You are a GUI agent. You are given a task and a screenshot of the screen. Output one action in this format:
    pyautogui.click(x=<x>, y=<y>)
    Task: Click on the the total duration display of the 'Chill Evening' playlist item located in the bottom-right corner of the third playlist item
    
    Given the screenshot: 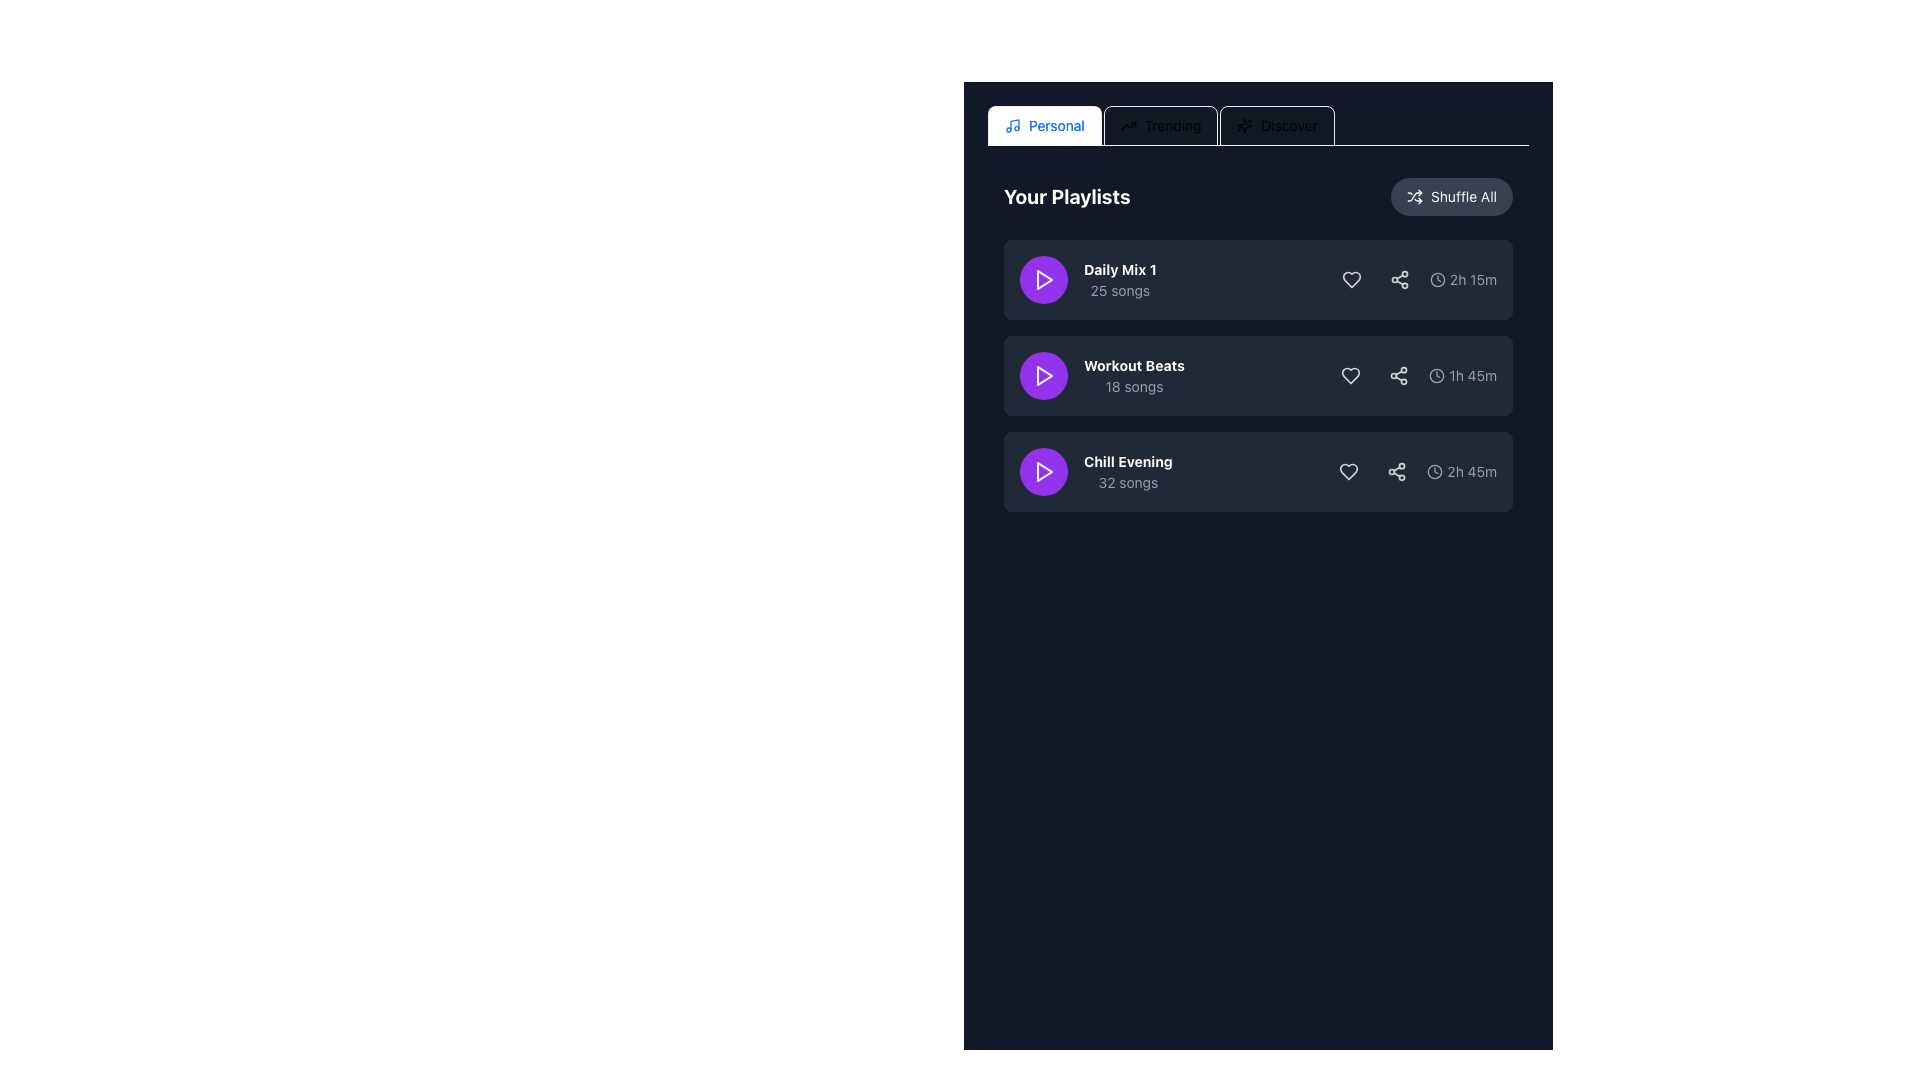 What is the action you would take?
    pyautogui.click(x=1462, y=471)
    